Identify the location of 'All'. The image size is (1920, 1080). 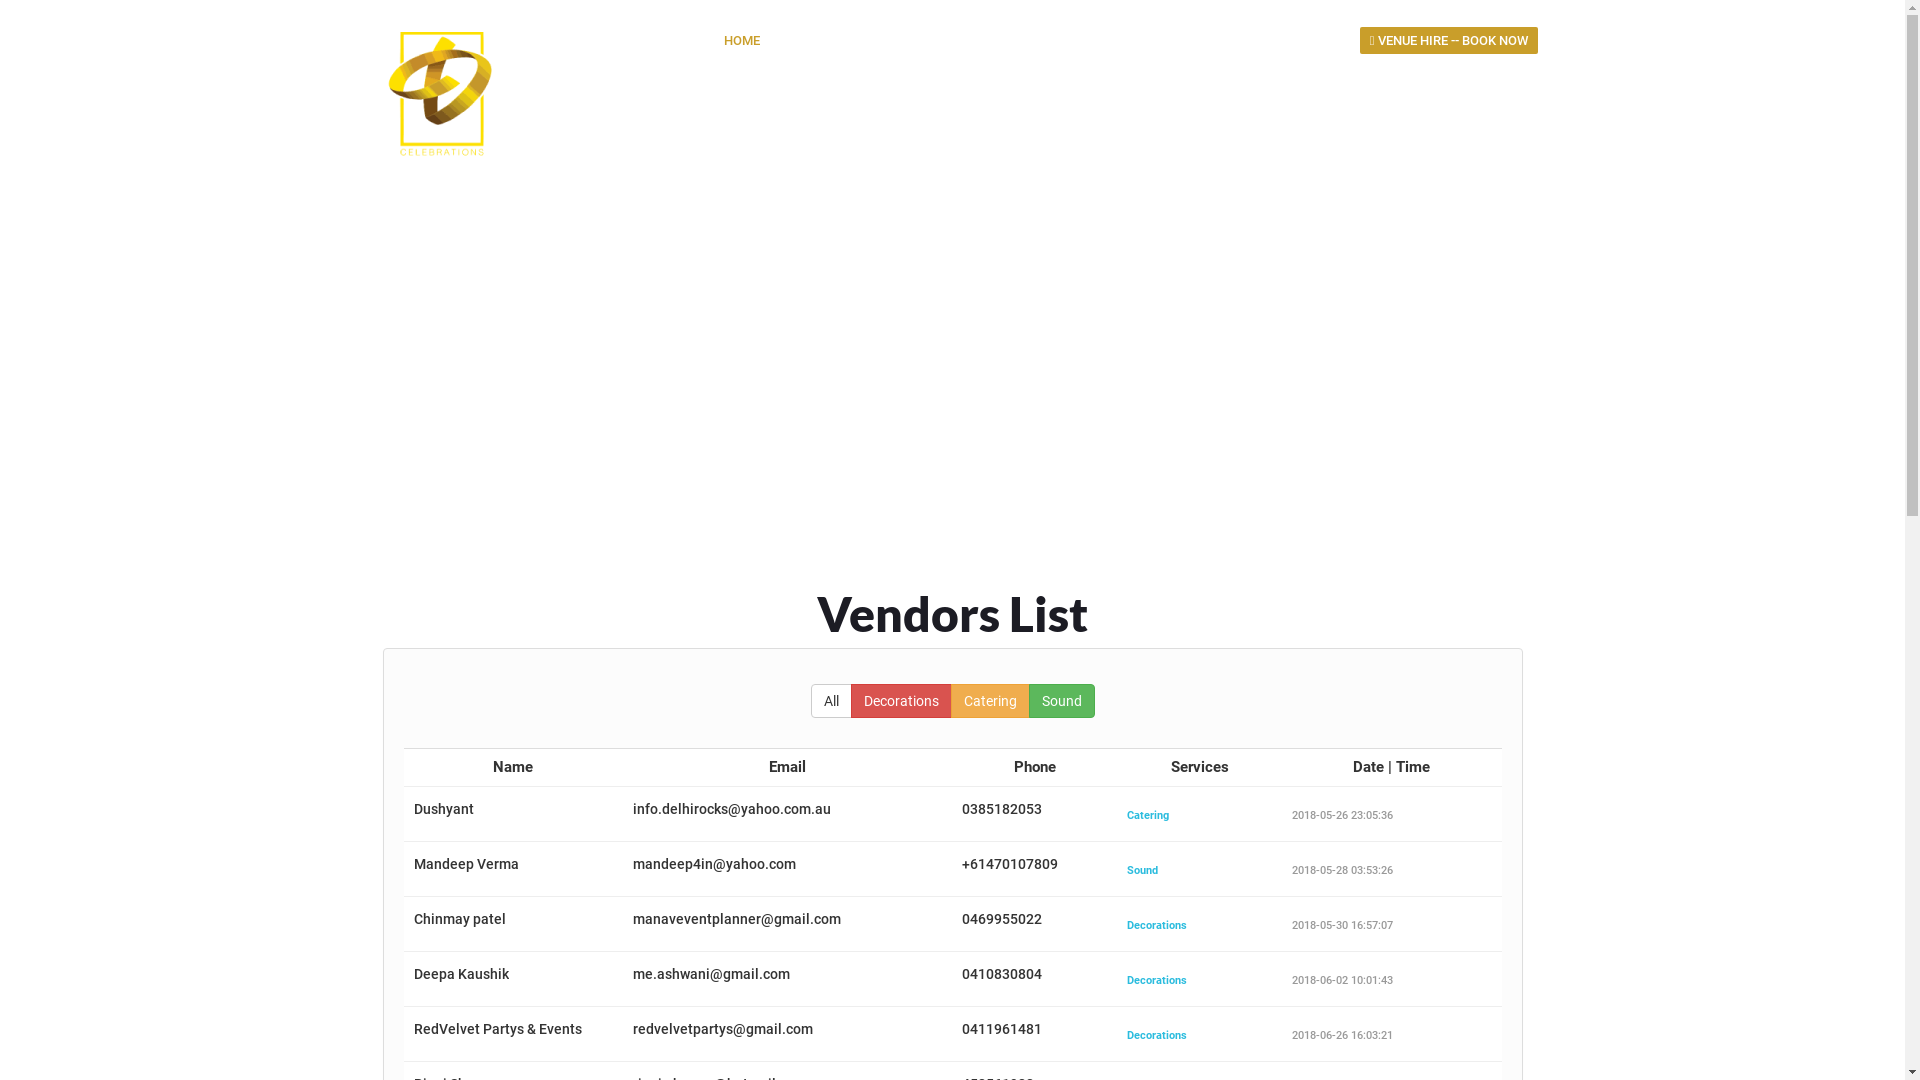
(830, 700).